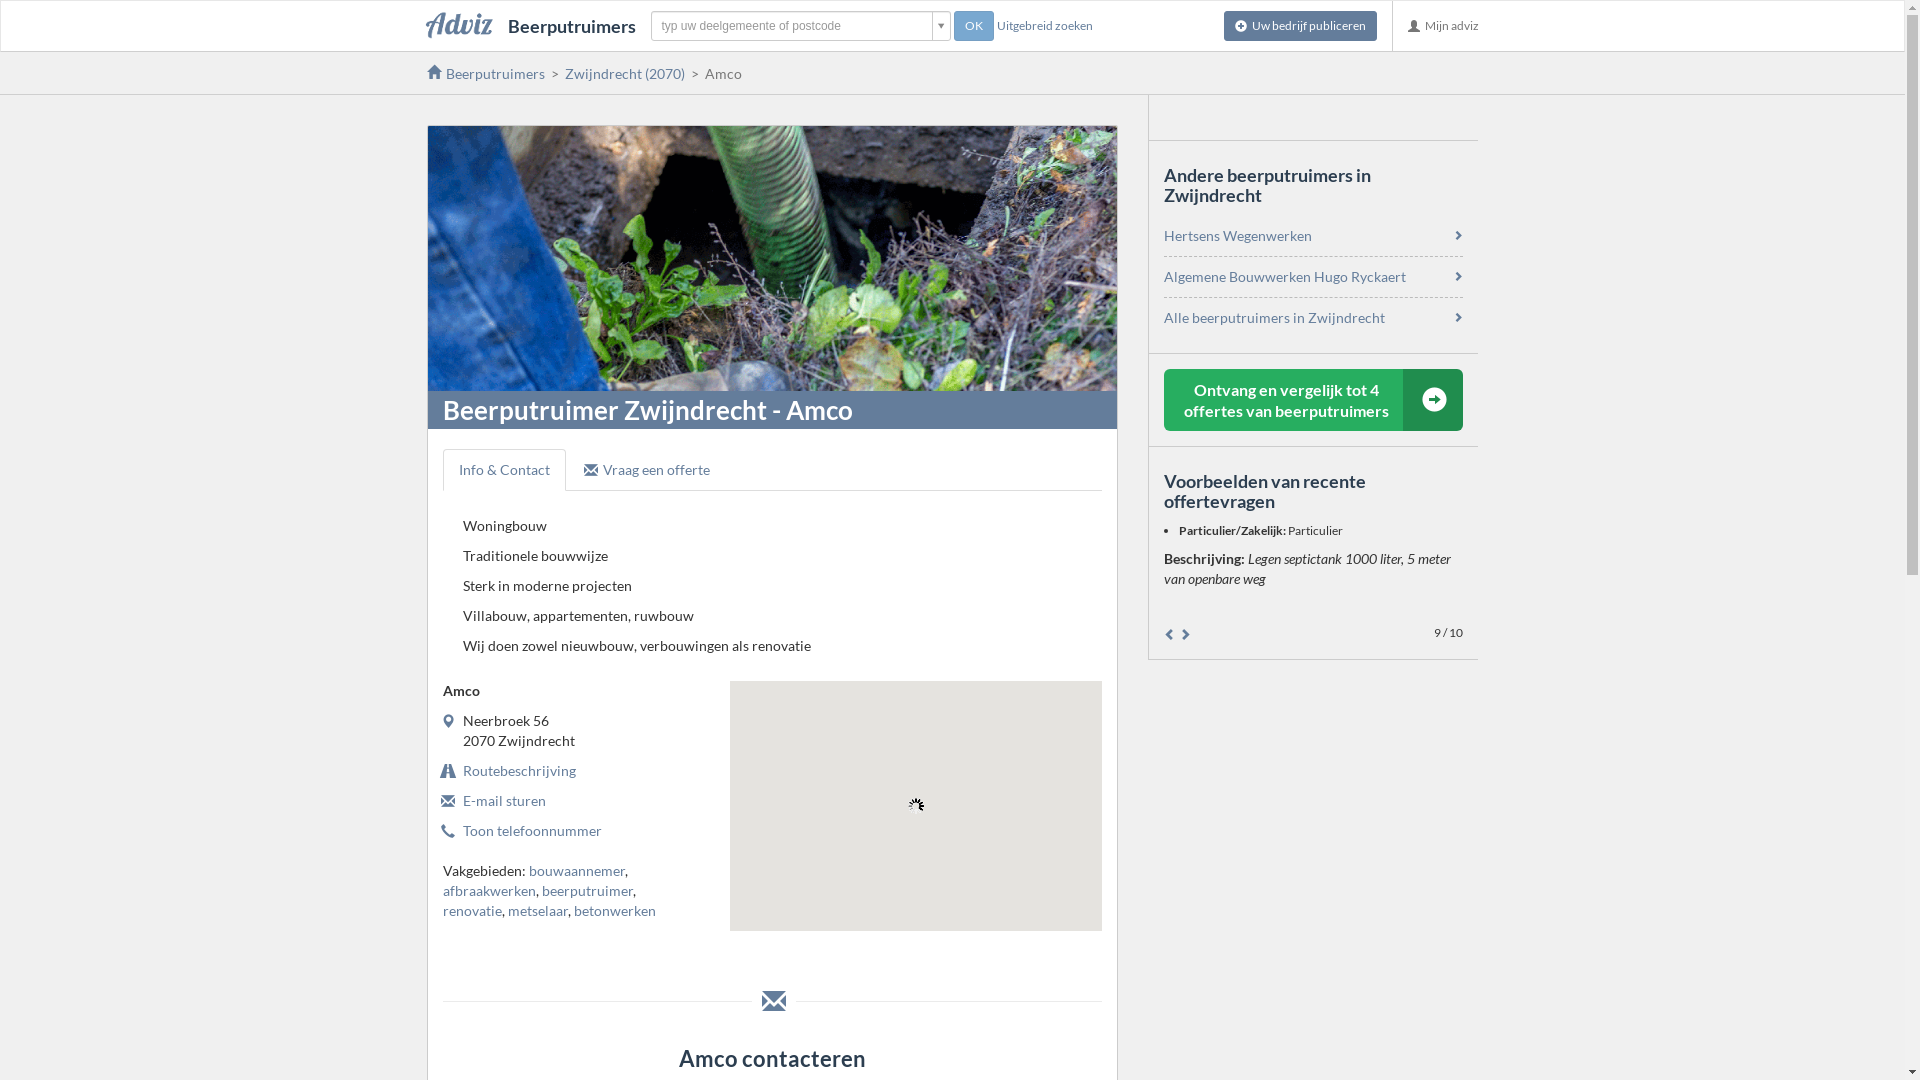  I want to click on 'Info & Contact', so click(503, 470).